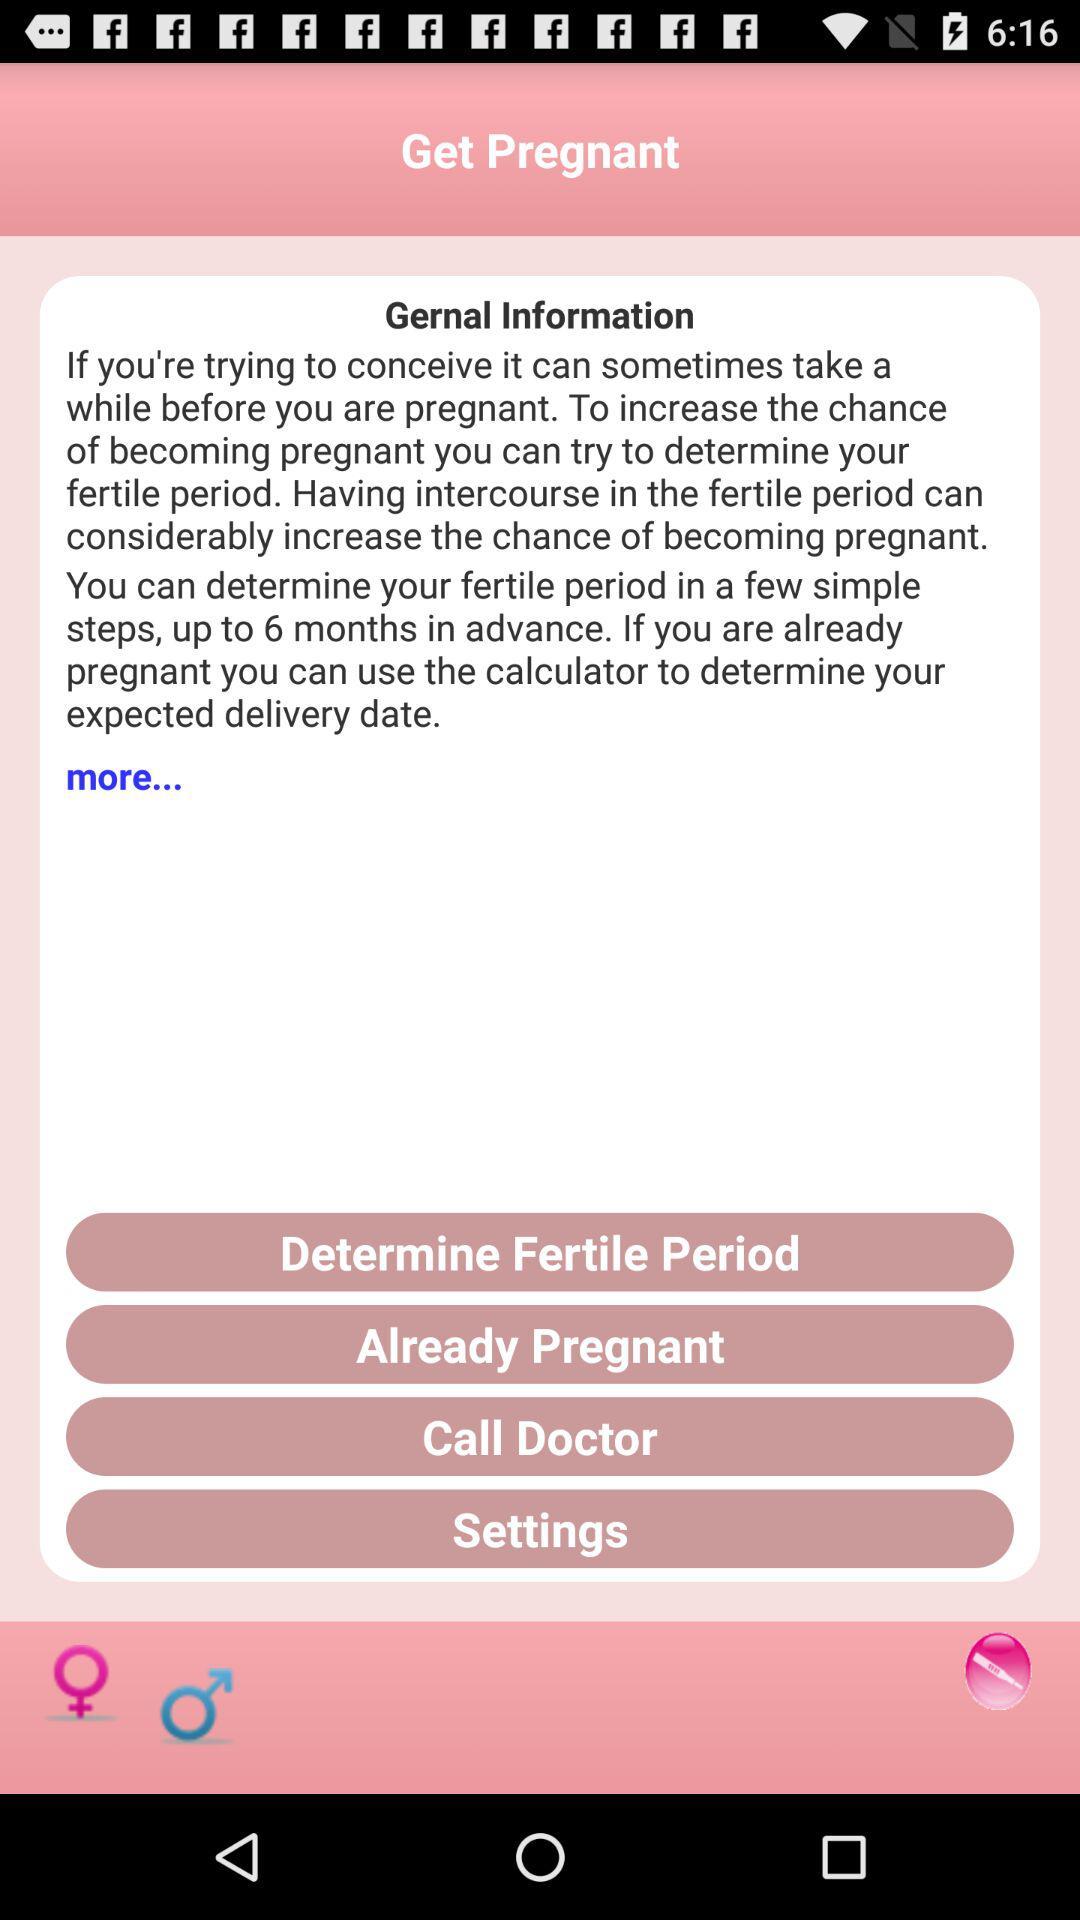 The height and width of the screenshot is (1920, 1080). I want to click on settings item, so click(540, 1527).